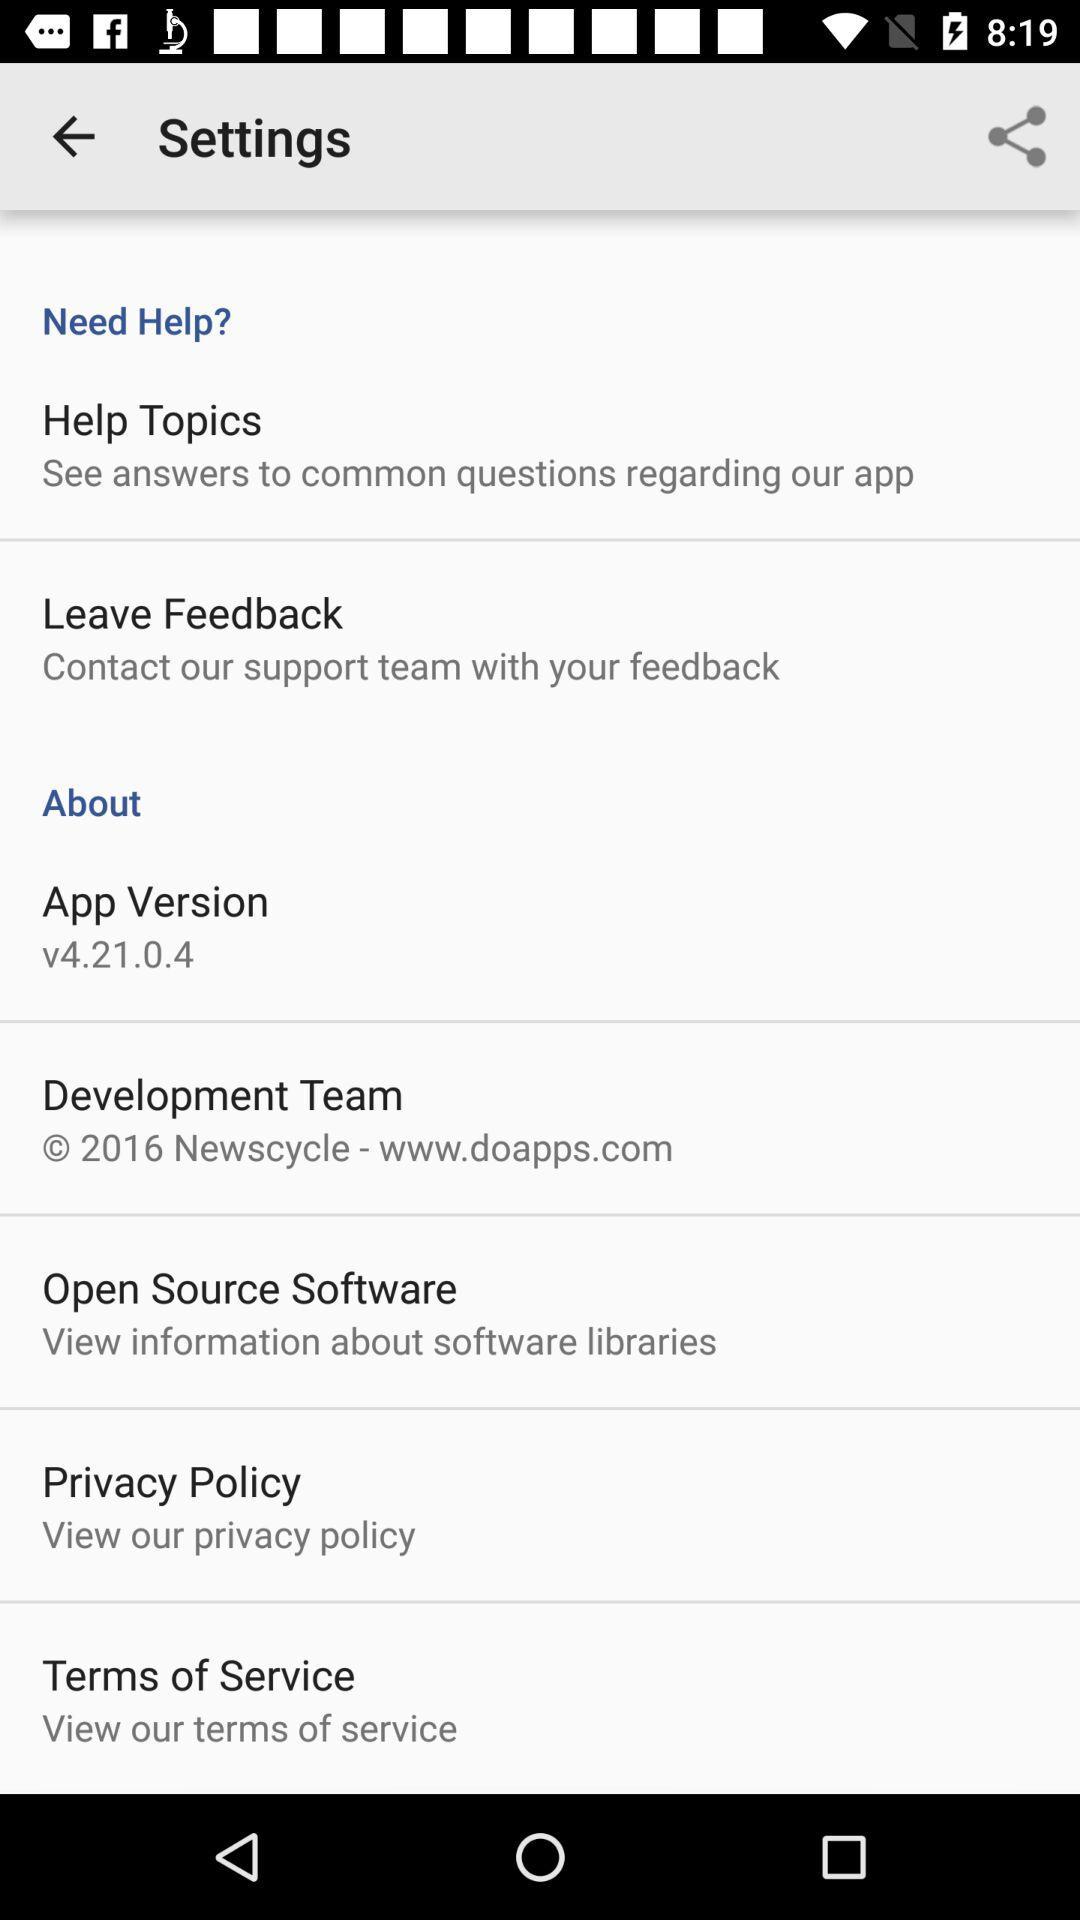 The width and height of the screenshot is (1080, 1920). I want to click on 2016 newscycle www icon, so click(356, 1146).